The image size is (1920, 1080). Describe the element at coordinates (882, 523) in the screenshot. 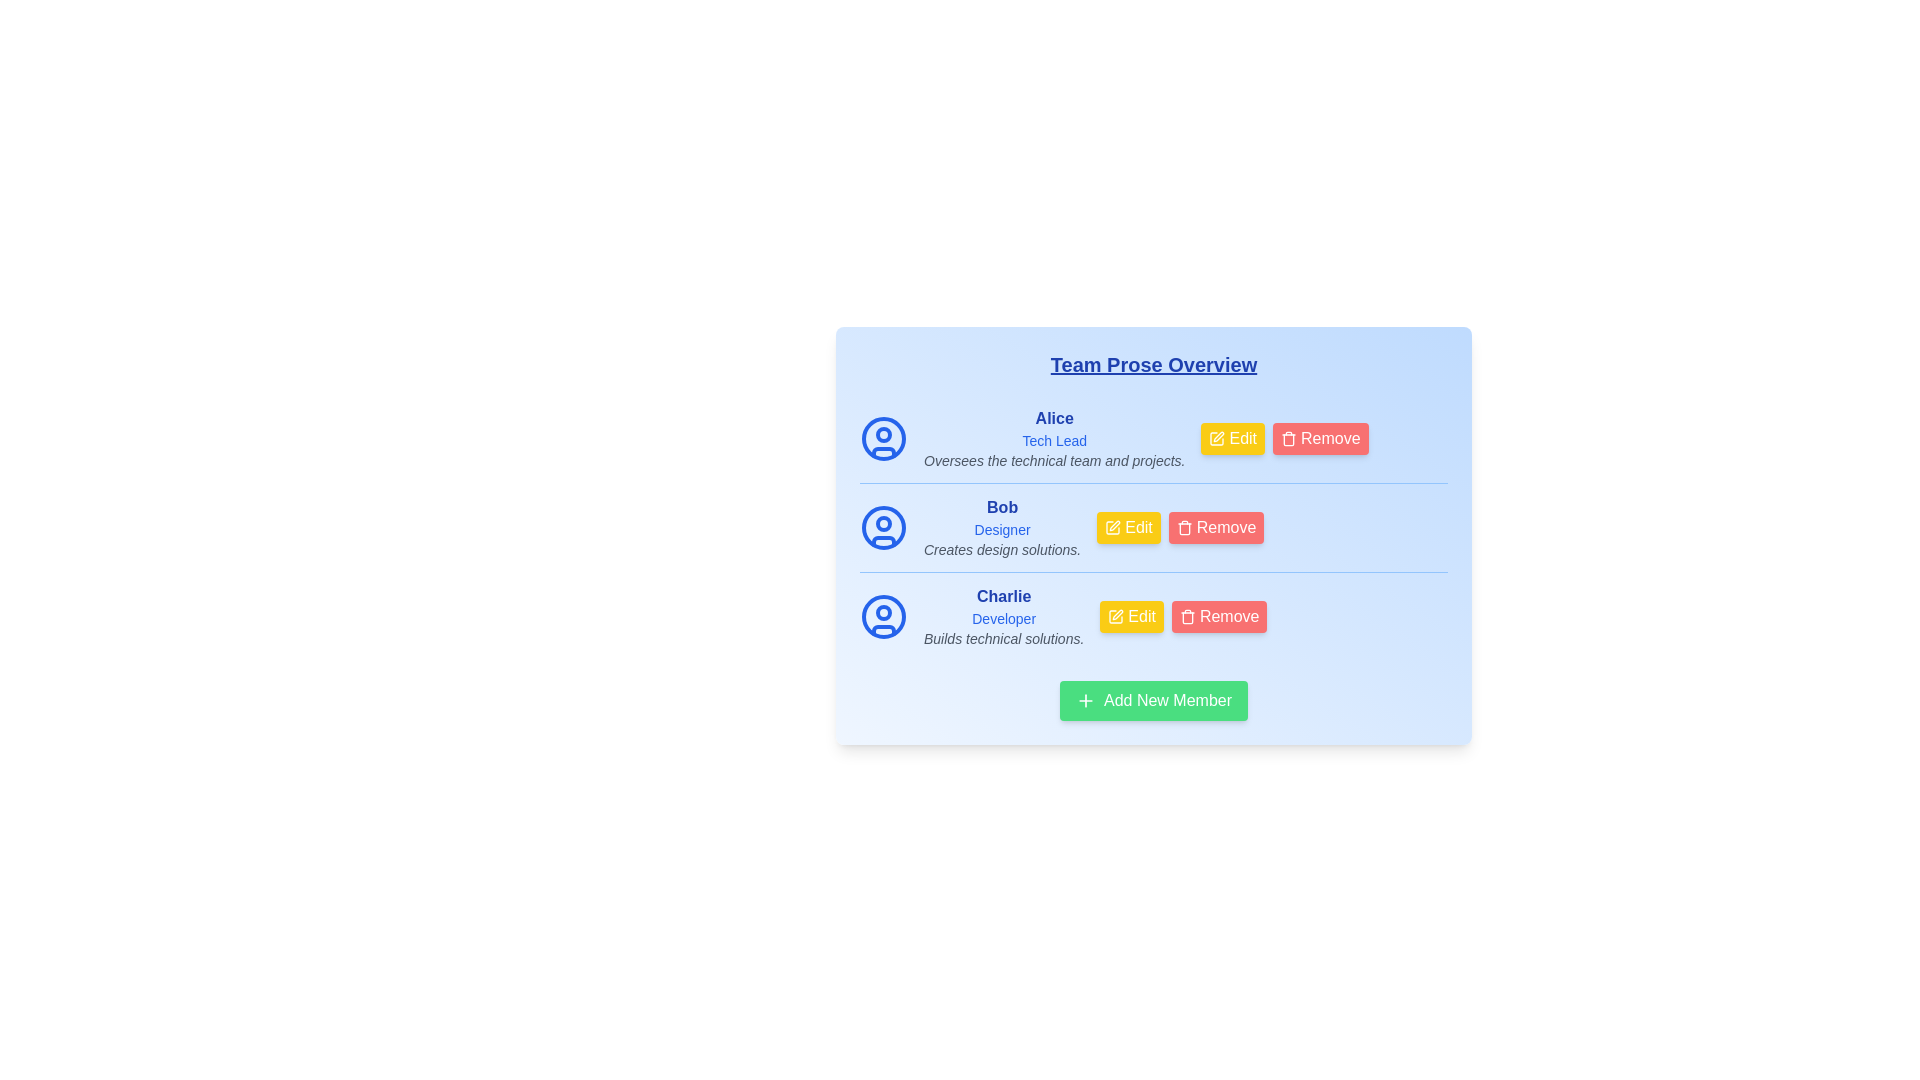

I see `the decorative graphical element within the user avatar icon, which is the second sibling element after the larger encompassing circle` at that location.